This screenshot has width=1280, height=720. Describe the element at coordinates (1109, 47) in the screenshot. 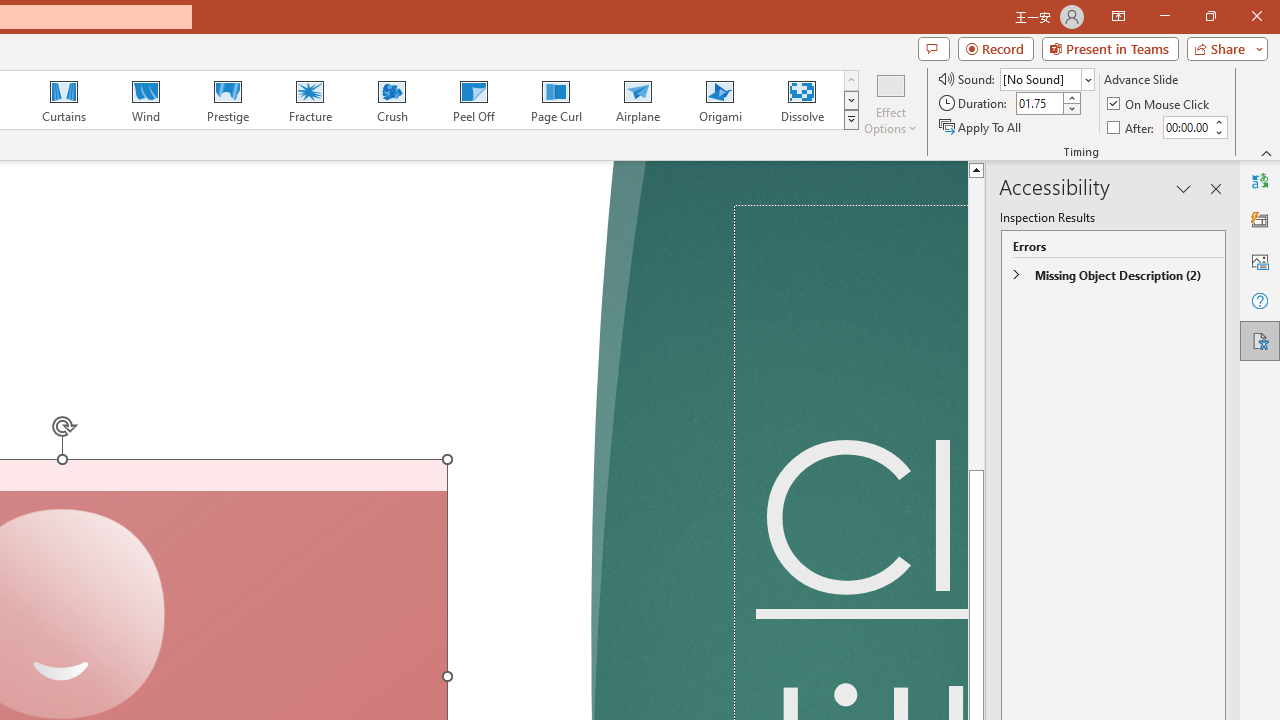

I see `'Present in Teams'` at that location.